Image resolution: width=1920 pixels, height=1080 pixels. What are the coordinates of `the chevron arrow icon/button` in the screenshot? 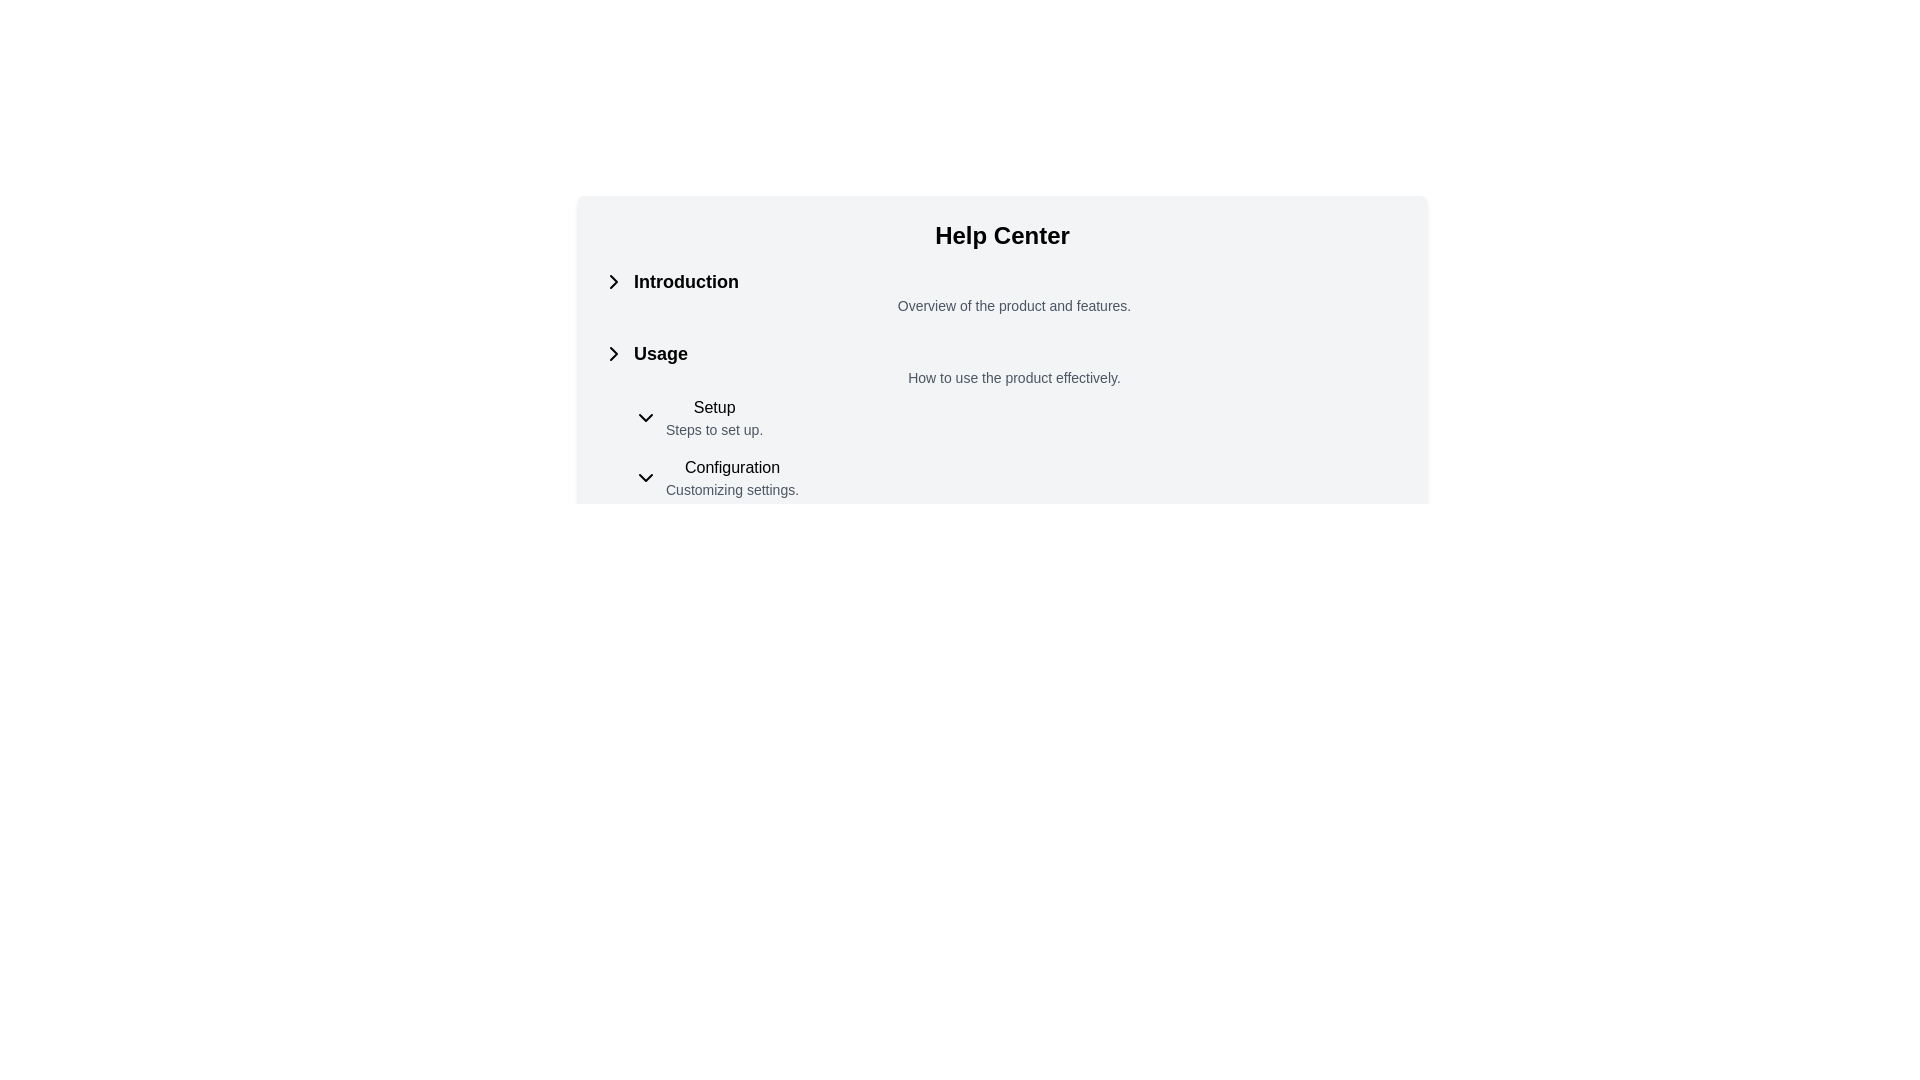 It's located at (613, 281).